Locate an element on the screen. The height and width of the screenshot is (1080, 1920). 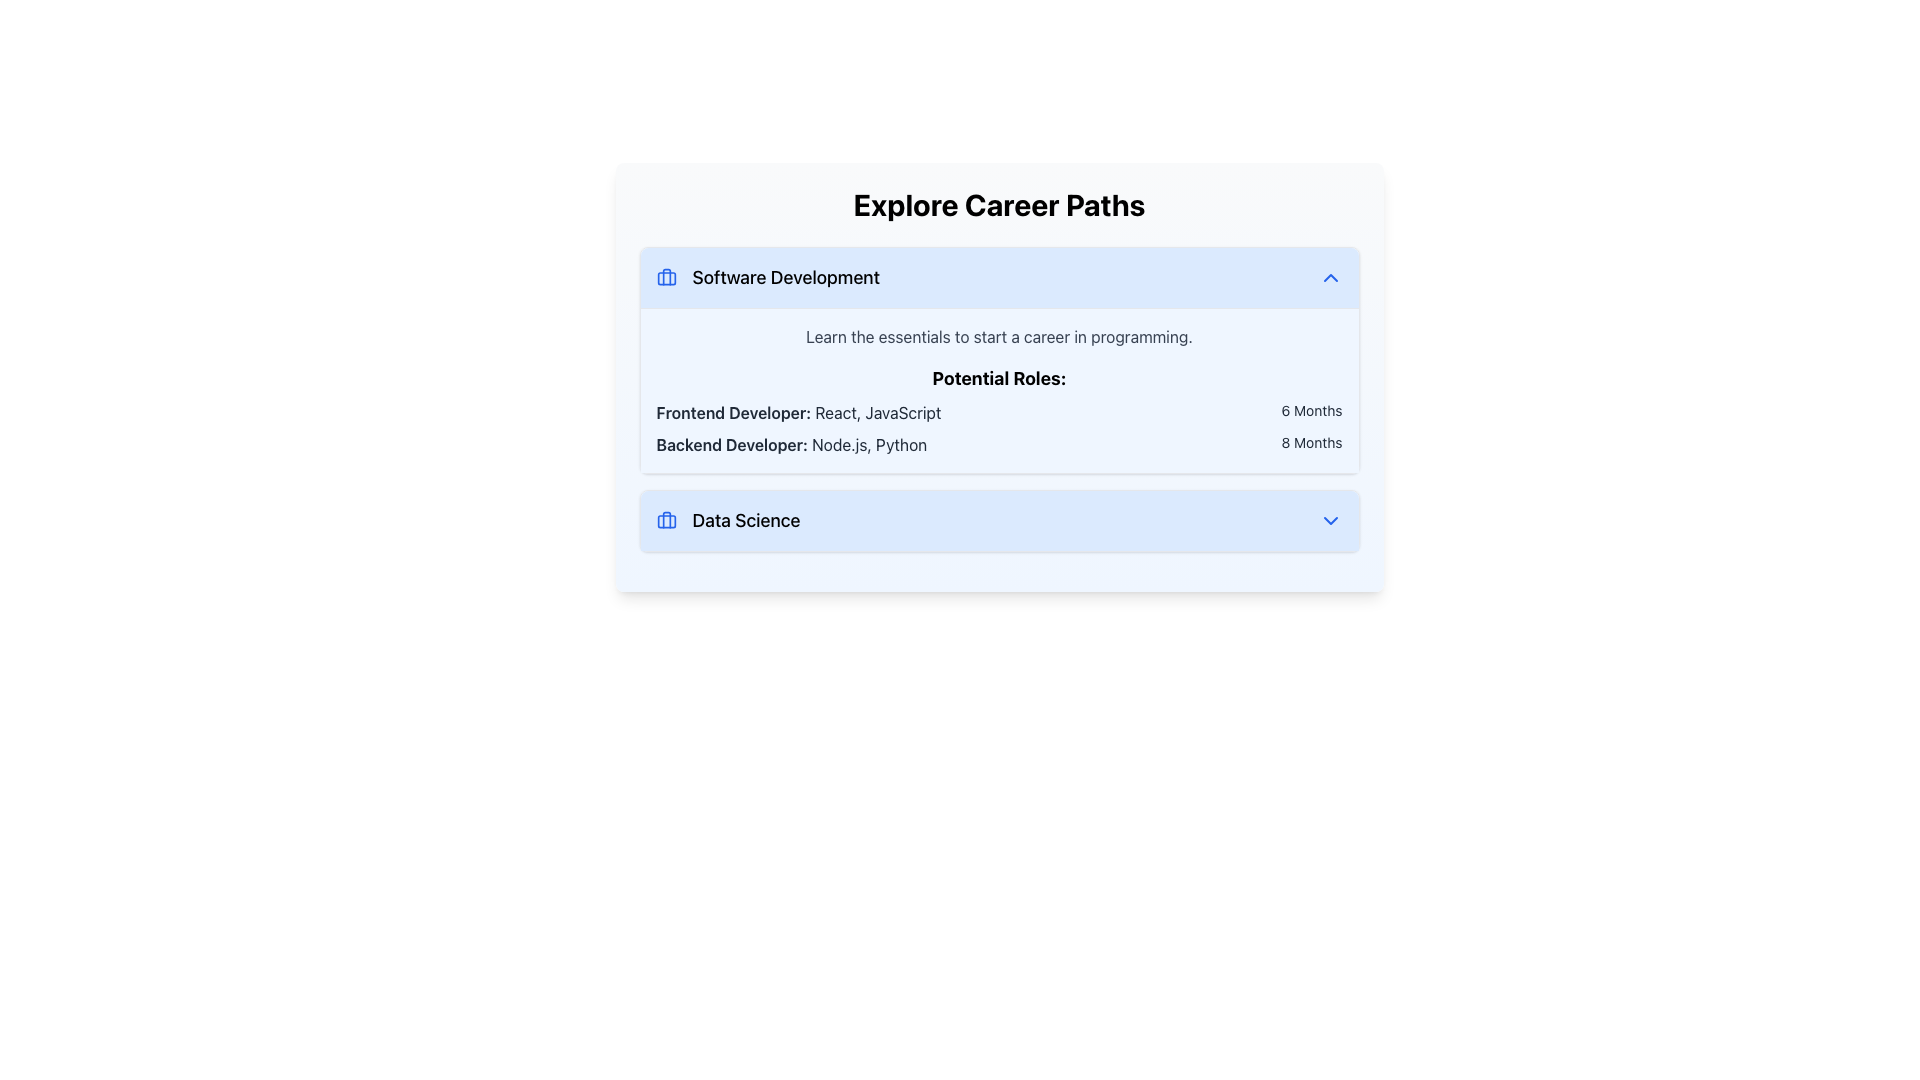
the briefcase icon representing 'Software Development' is located at coordinates (666, 277).